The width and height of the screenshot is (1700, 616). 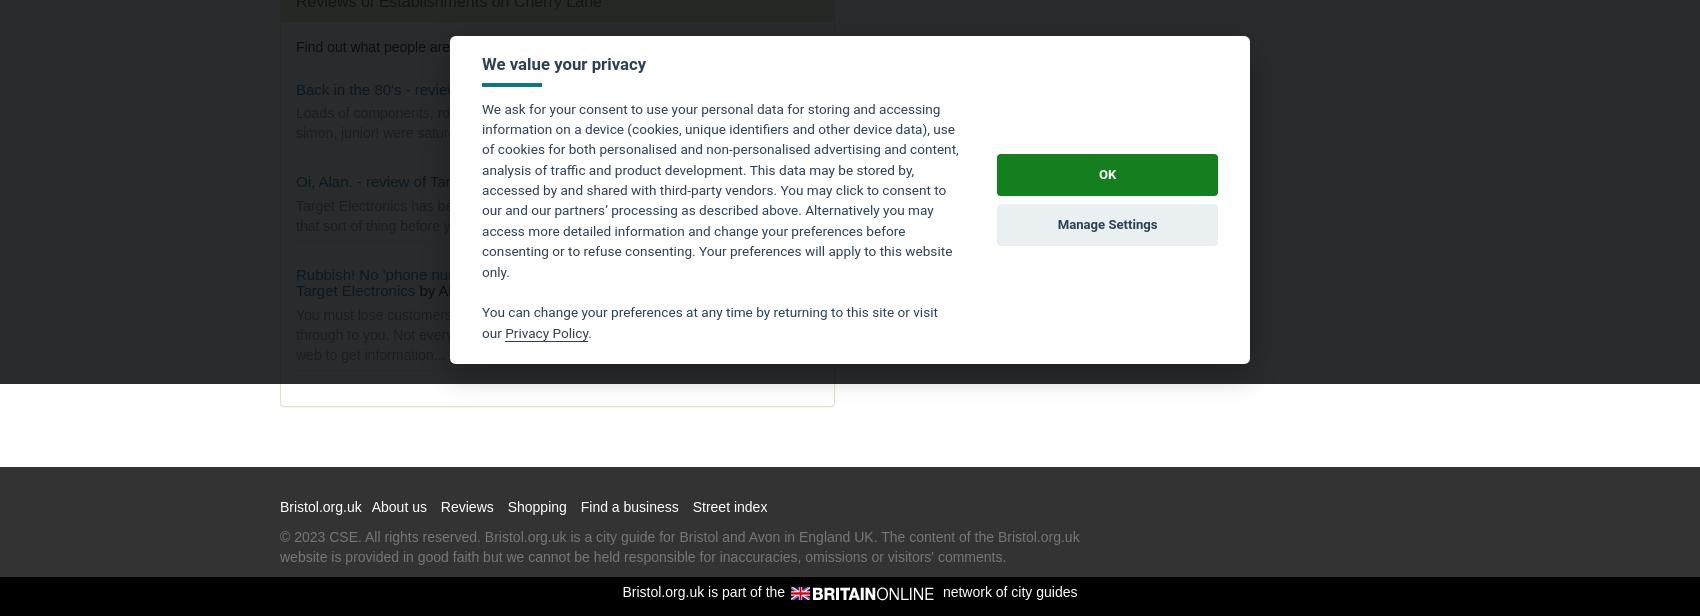 I want to click on 'About us', so click(x=369, y=505).